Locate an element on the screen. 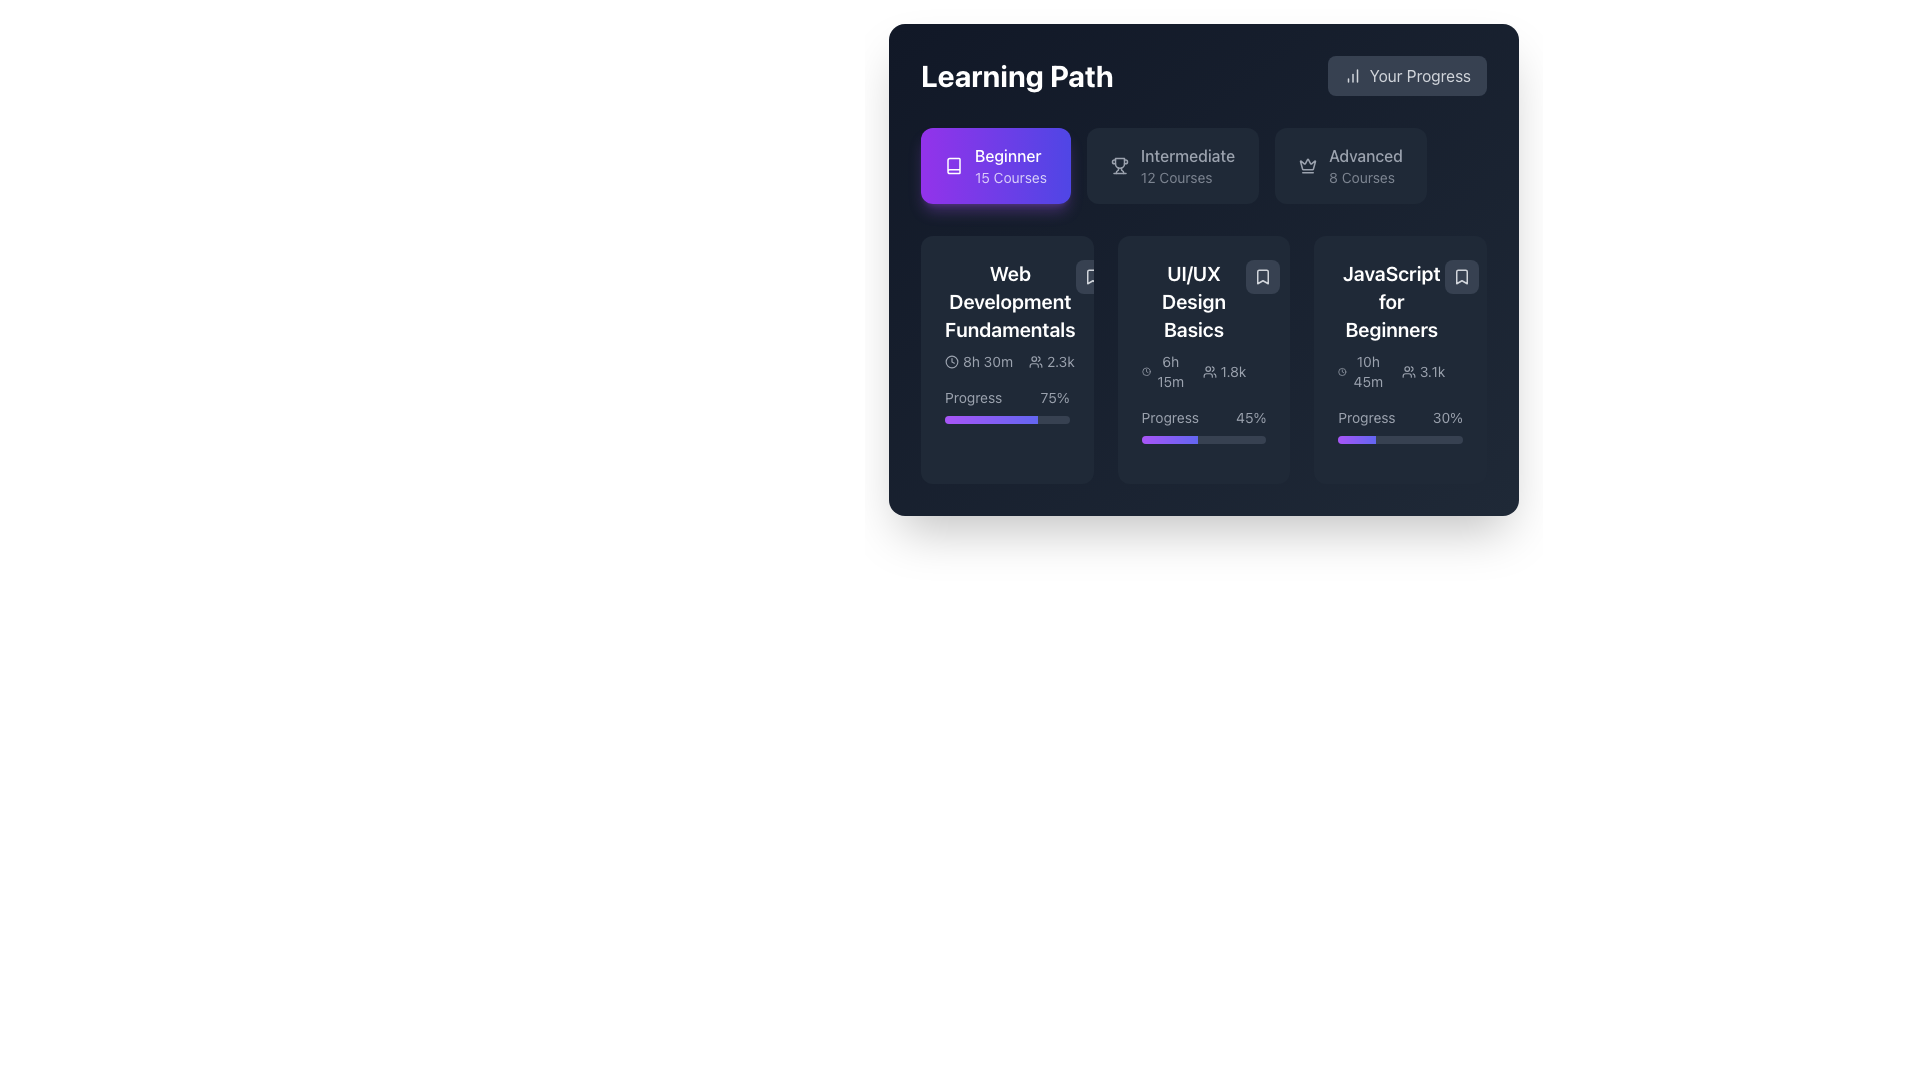 This screenshot has width=1920, height=1080. the progress bar located under the 'Progress 30%' text in the 'JavaScript for Beginners' section, which is found in the third card from the left in the second row is located at coordinates (1399, 438).